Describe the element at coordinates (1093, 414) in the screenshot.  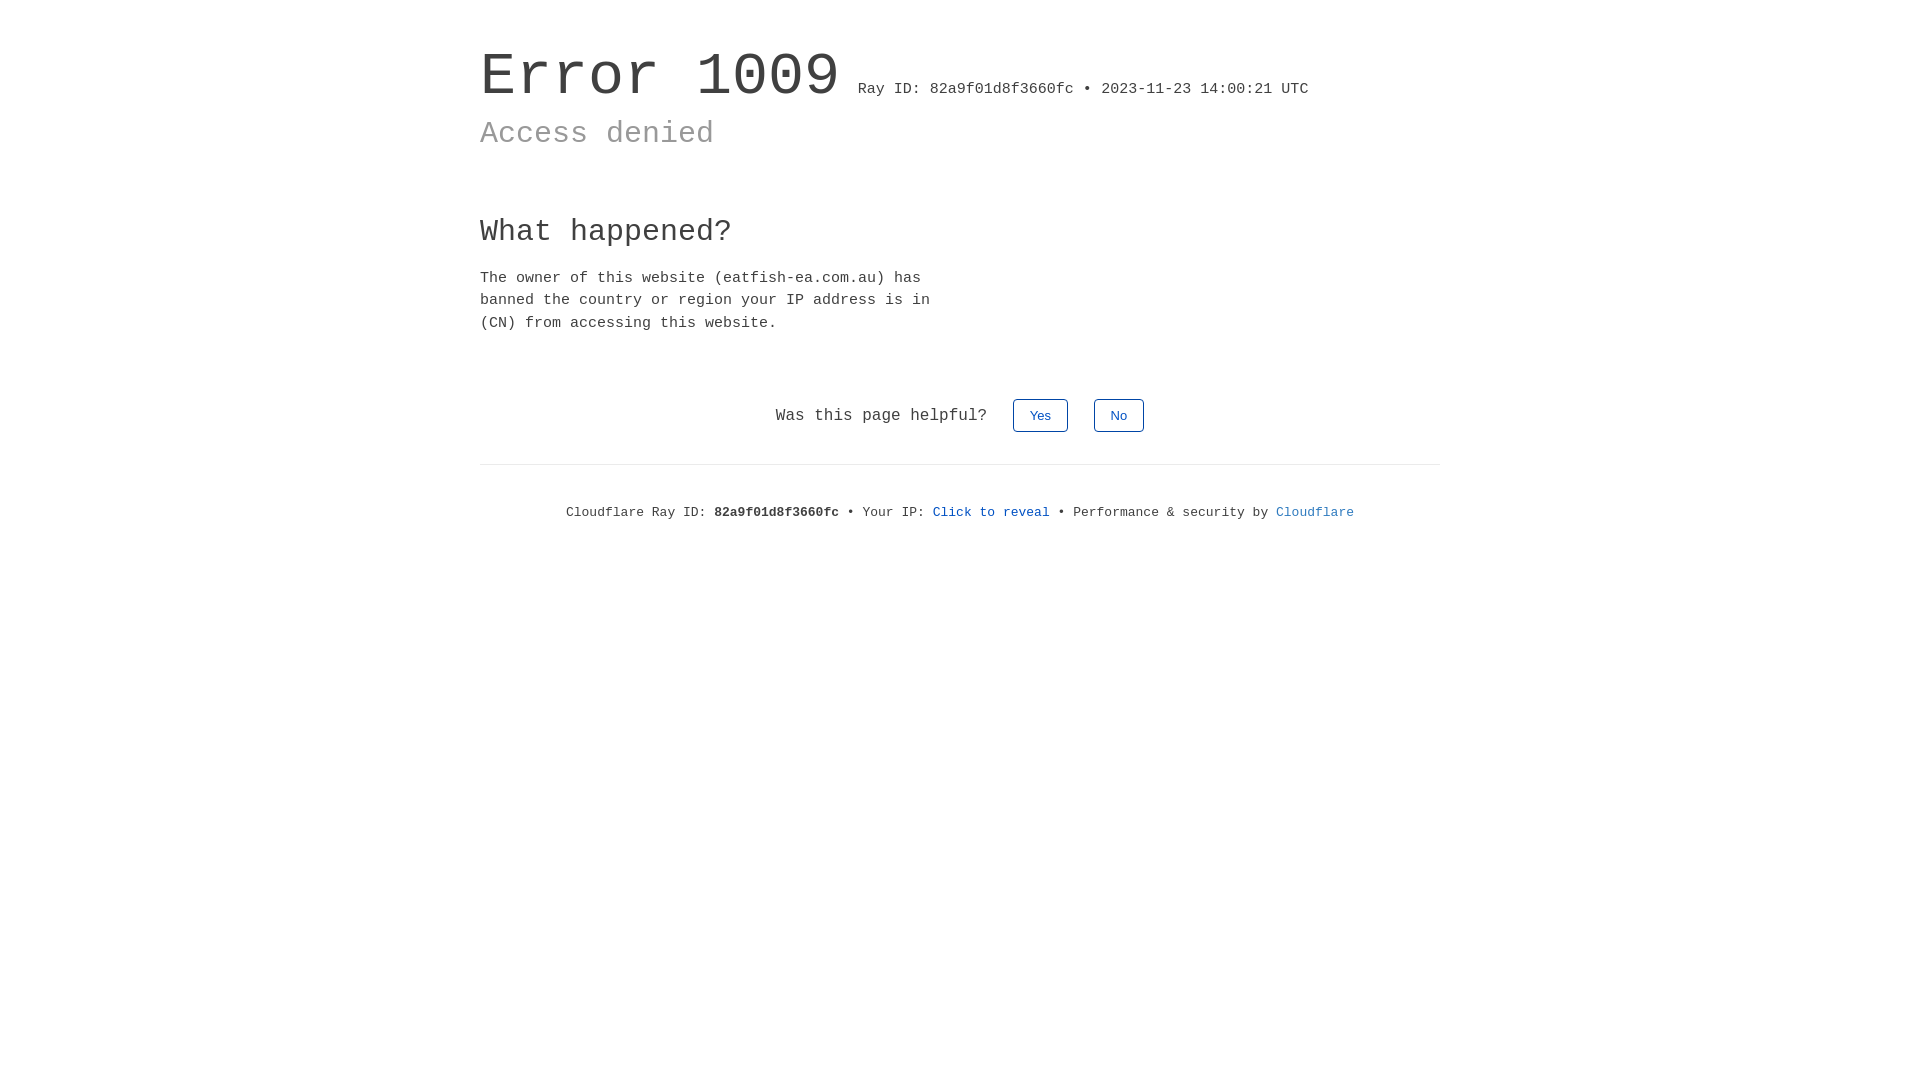
I see `'No'` at that location.